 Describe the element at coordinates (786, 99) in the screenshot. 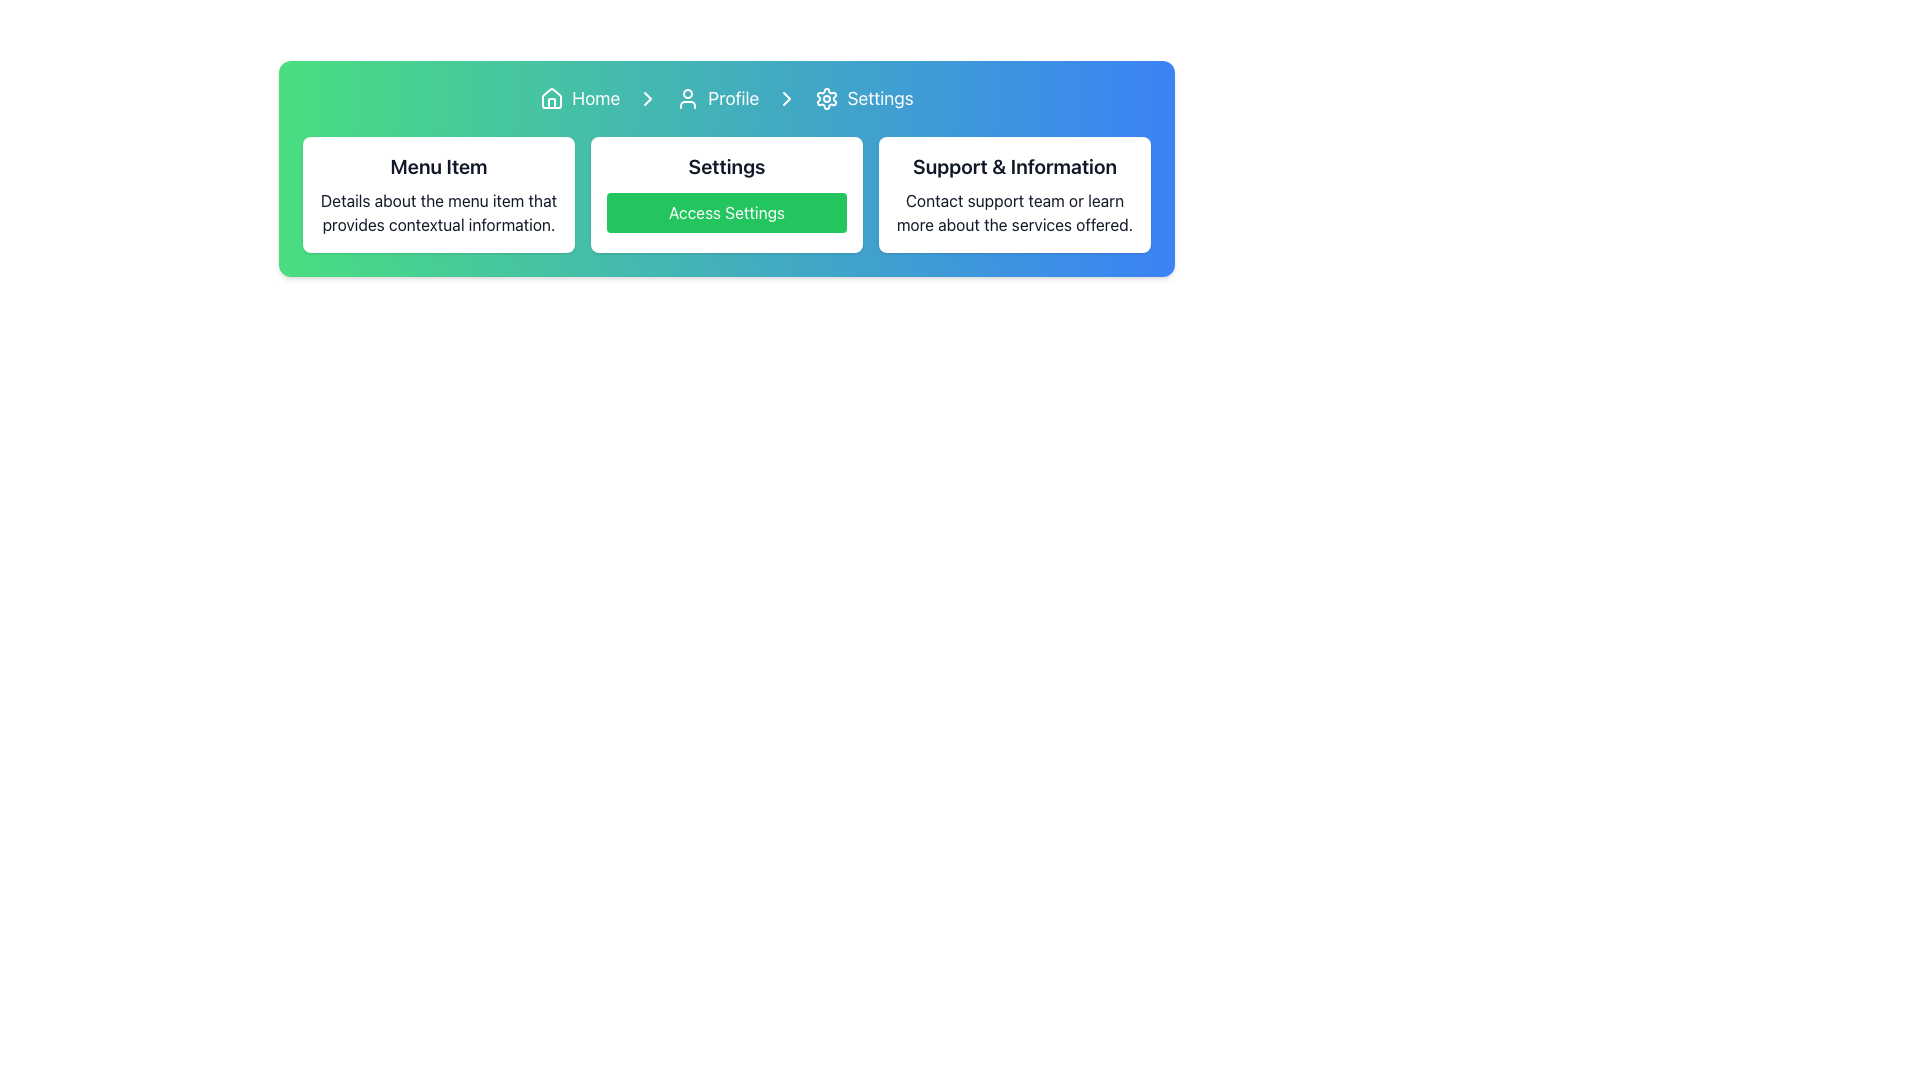

I see `the right-pointing chevron icon with a white stroke in the breadcrumb navigation bar, located between 'Profile' and 'Settings'` at that location.